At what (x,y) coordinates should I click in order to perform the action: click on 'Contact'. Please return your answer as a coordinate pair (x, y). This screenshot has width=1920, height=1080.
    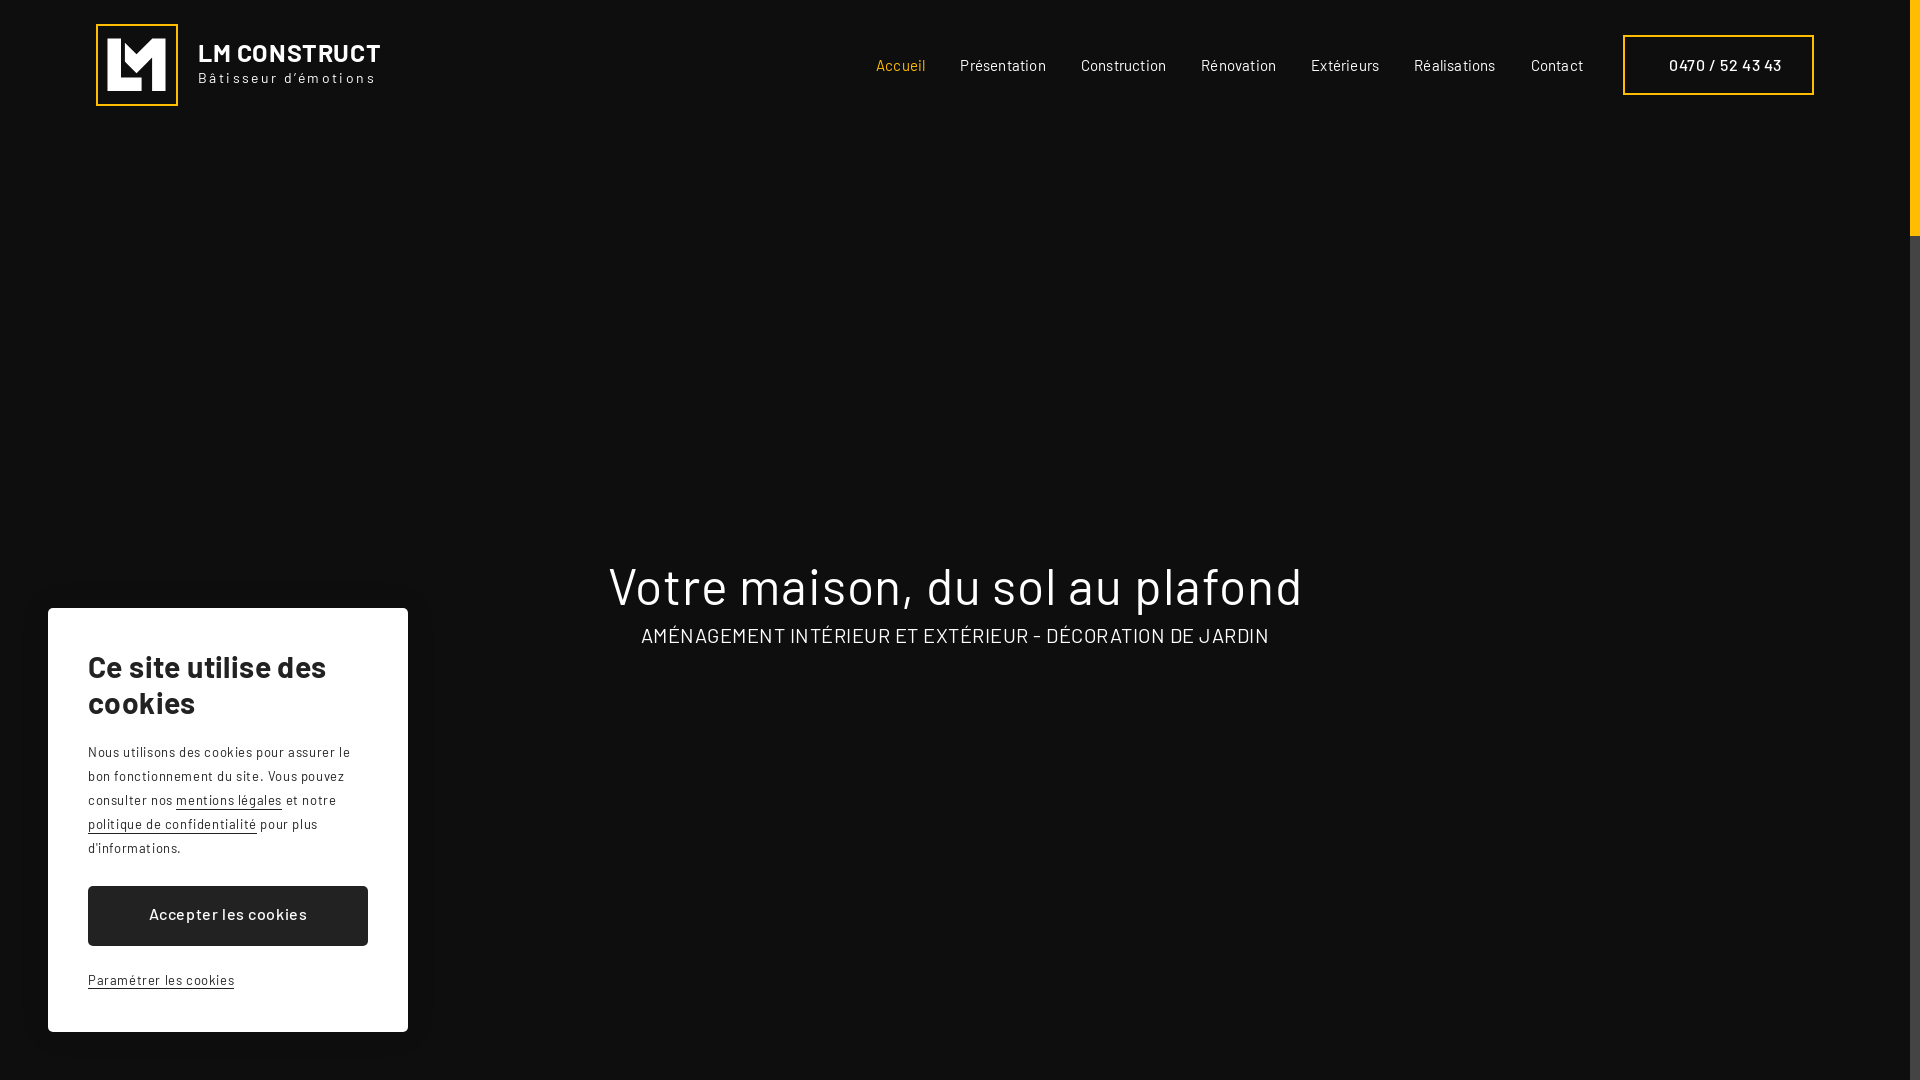
    Looking at the image, I should click on (1555, 64).